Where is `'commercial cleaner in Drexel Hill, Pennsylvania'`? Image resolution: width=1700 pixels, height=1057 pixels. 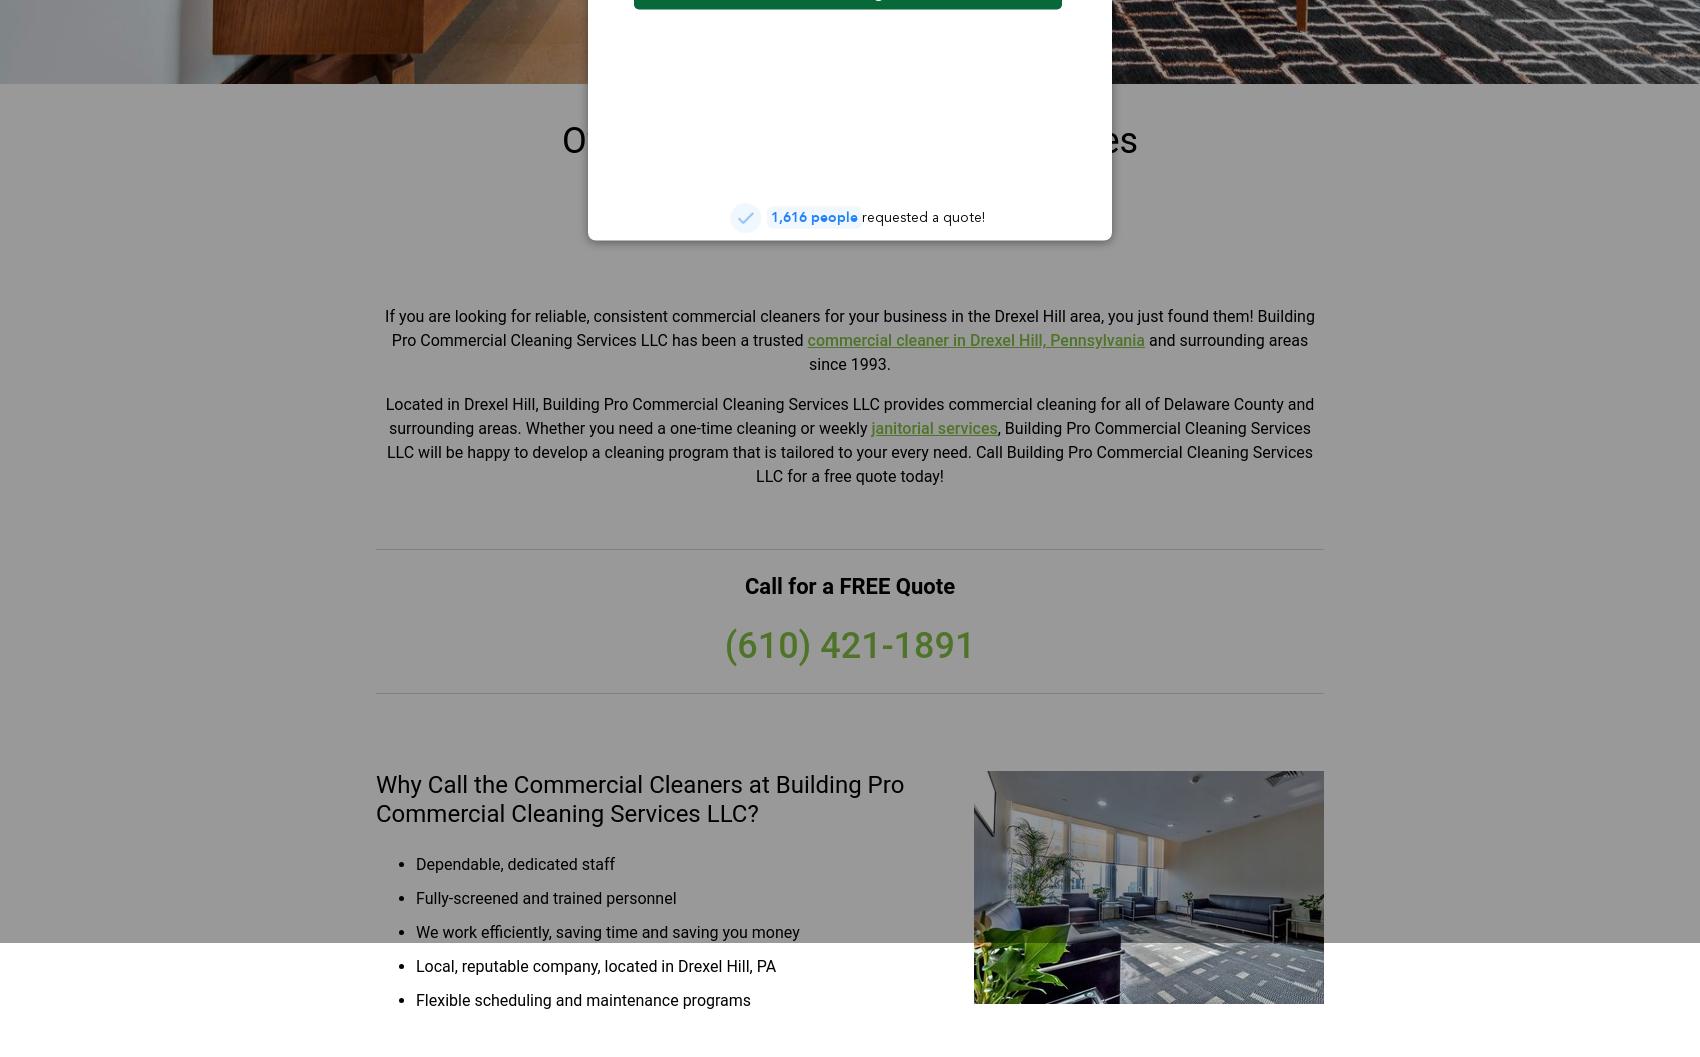 'commercial cleaner in Drexel Hill, Pennsylvania' is located at coordinates (974, 340).